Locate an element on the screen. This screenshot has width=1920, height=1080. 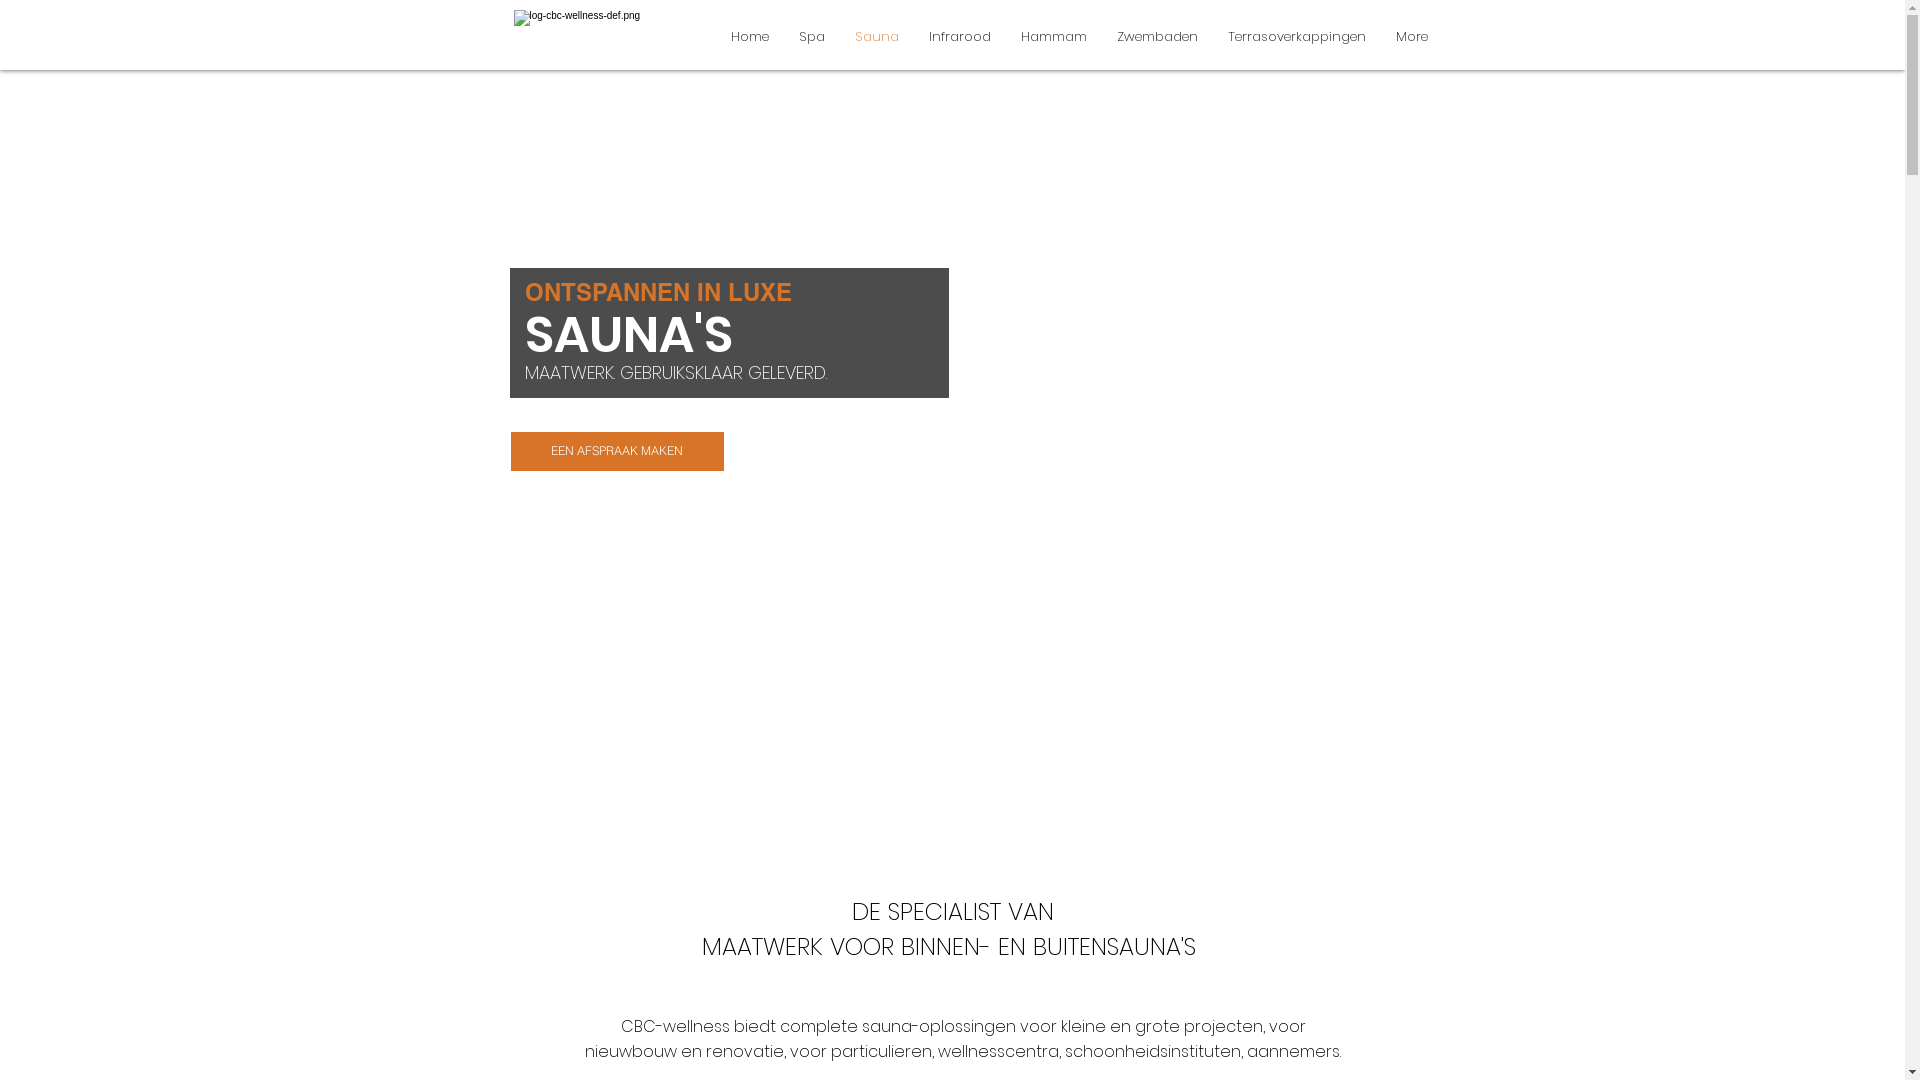
'Infrarood' is located at coordinates (912, 36).